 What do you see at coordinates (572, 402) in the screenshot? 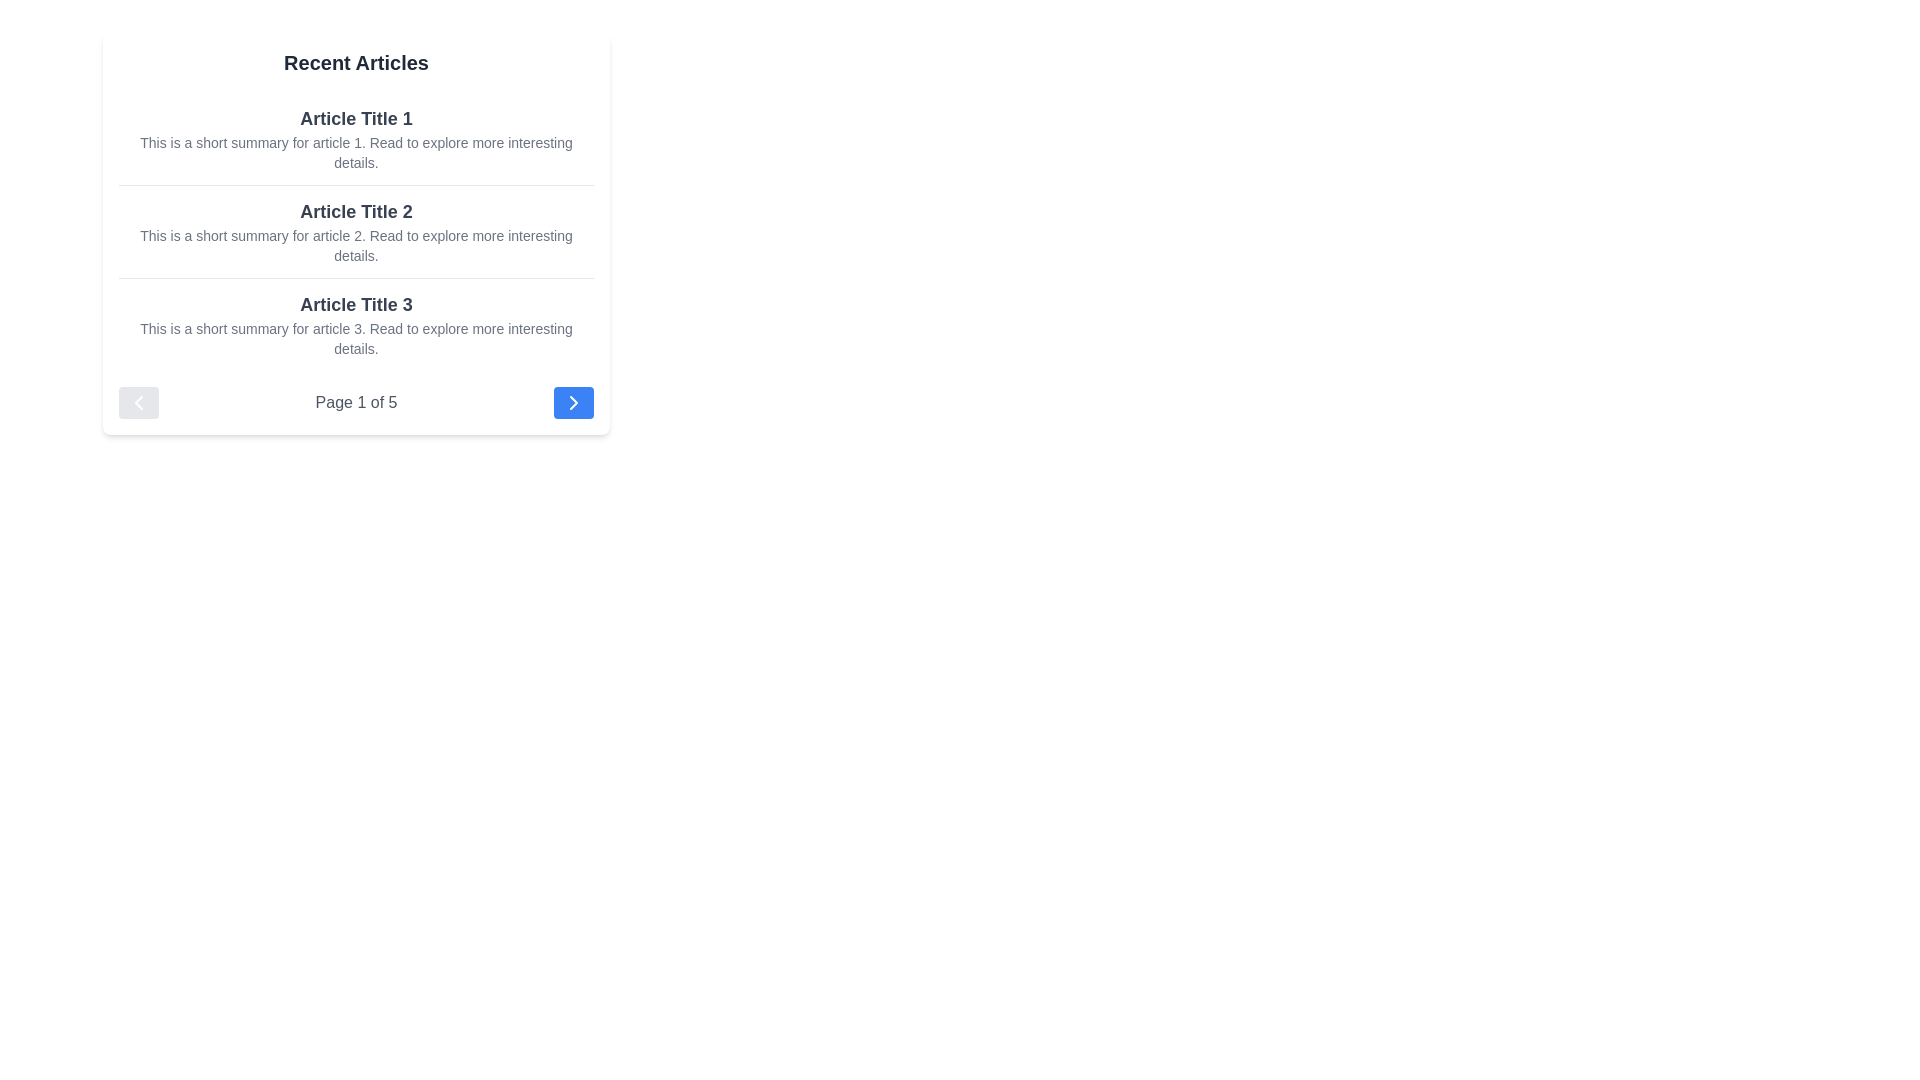
I see `the chevron-shaped arrow icon pointing to the right, located in the blue navigation box at the bottom-right corner of the 'Recent Articles' section` at bounding box center [572, 402].